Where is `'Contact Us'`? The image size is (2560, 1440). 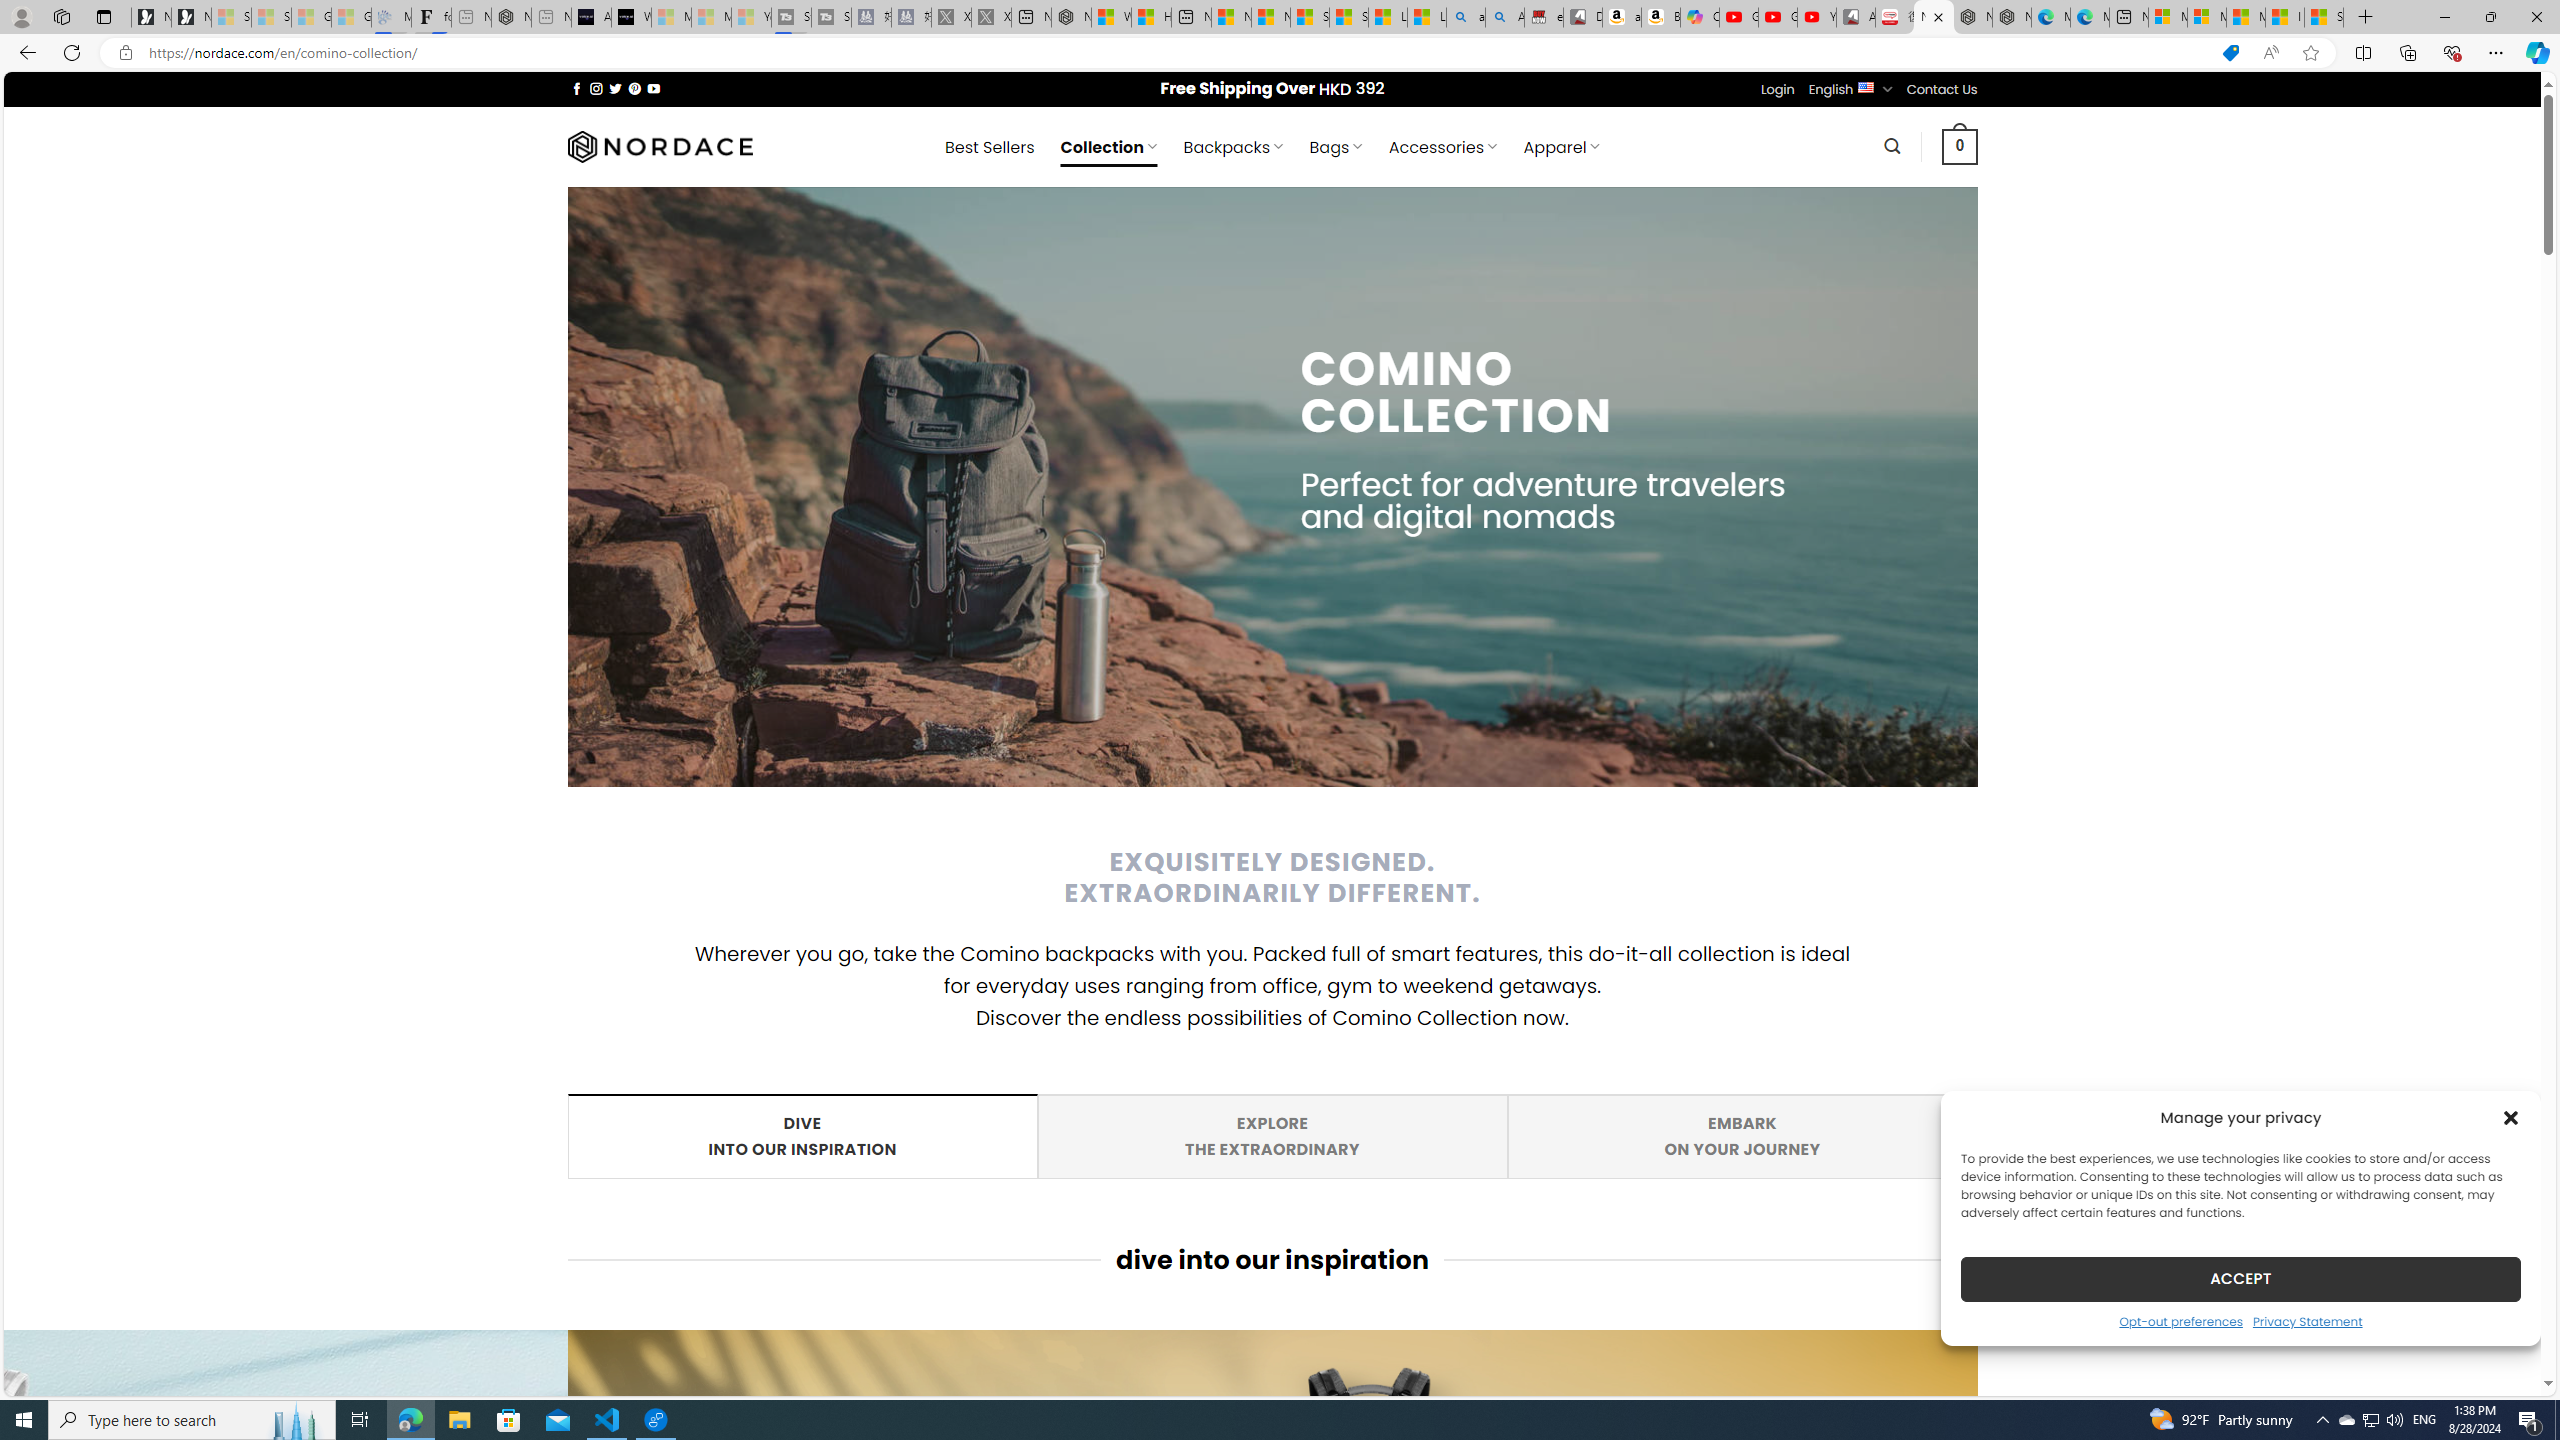 'Contact Us' is located at coordinates (1943, 89).